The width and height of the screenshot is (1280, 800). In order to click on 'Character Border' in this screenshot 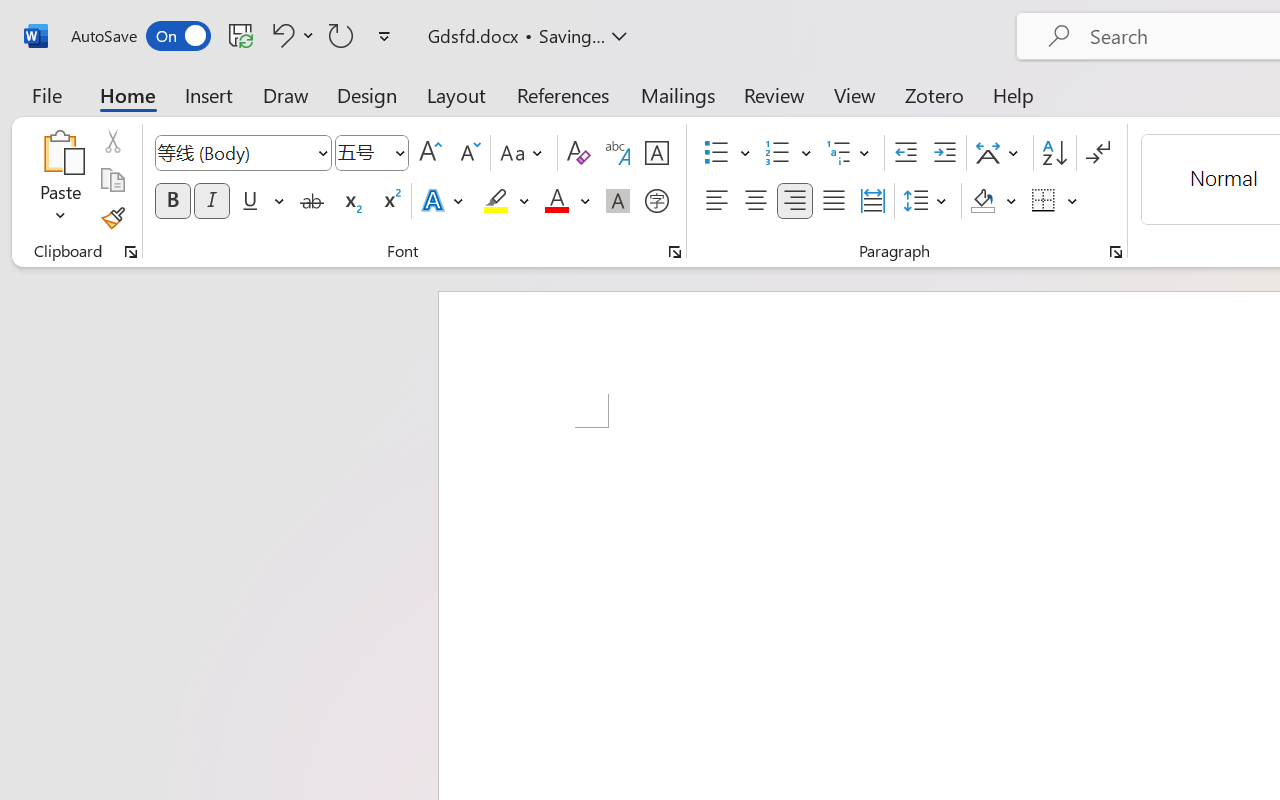, I will do `click(656, 153)`.